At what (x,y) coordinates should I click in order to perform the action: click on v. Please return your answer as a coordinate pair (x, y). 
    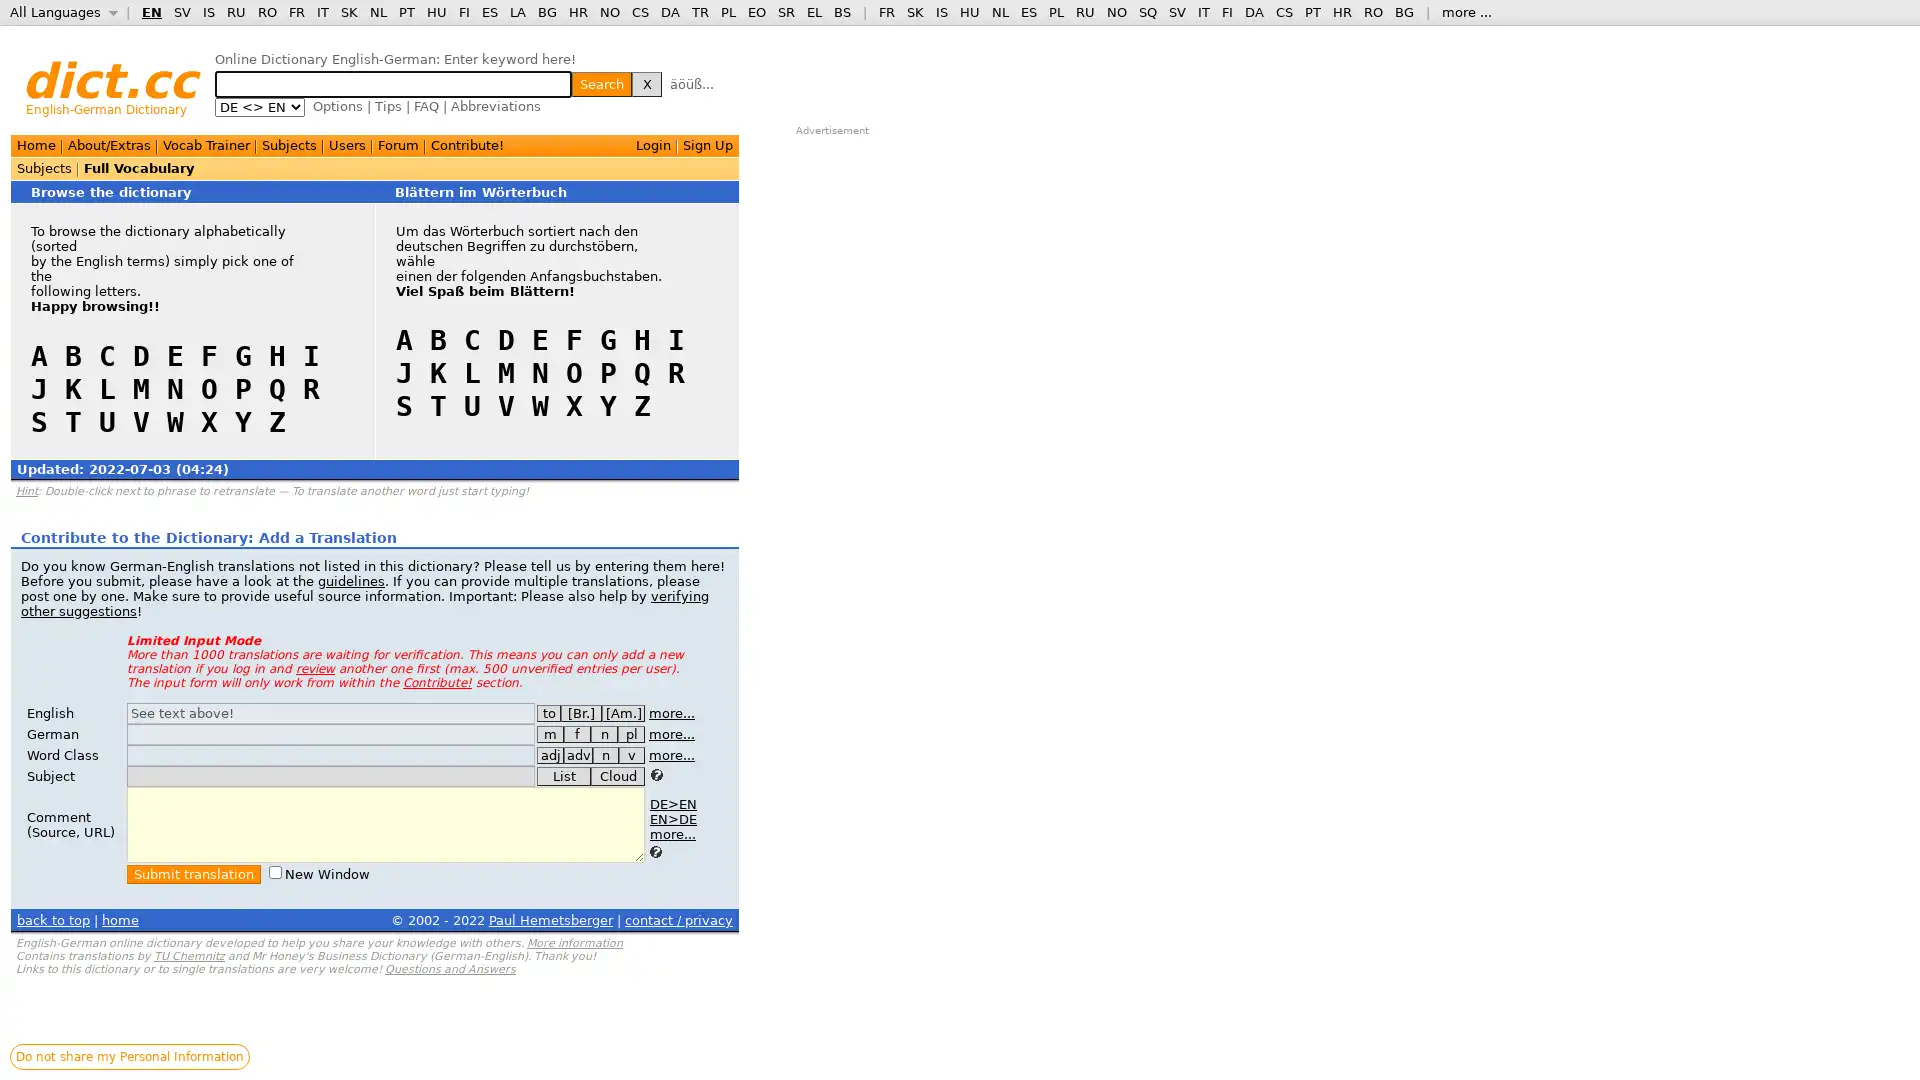
    Looking at the image, I should click on (631, 755).